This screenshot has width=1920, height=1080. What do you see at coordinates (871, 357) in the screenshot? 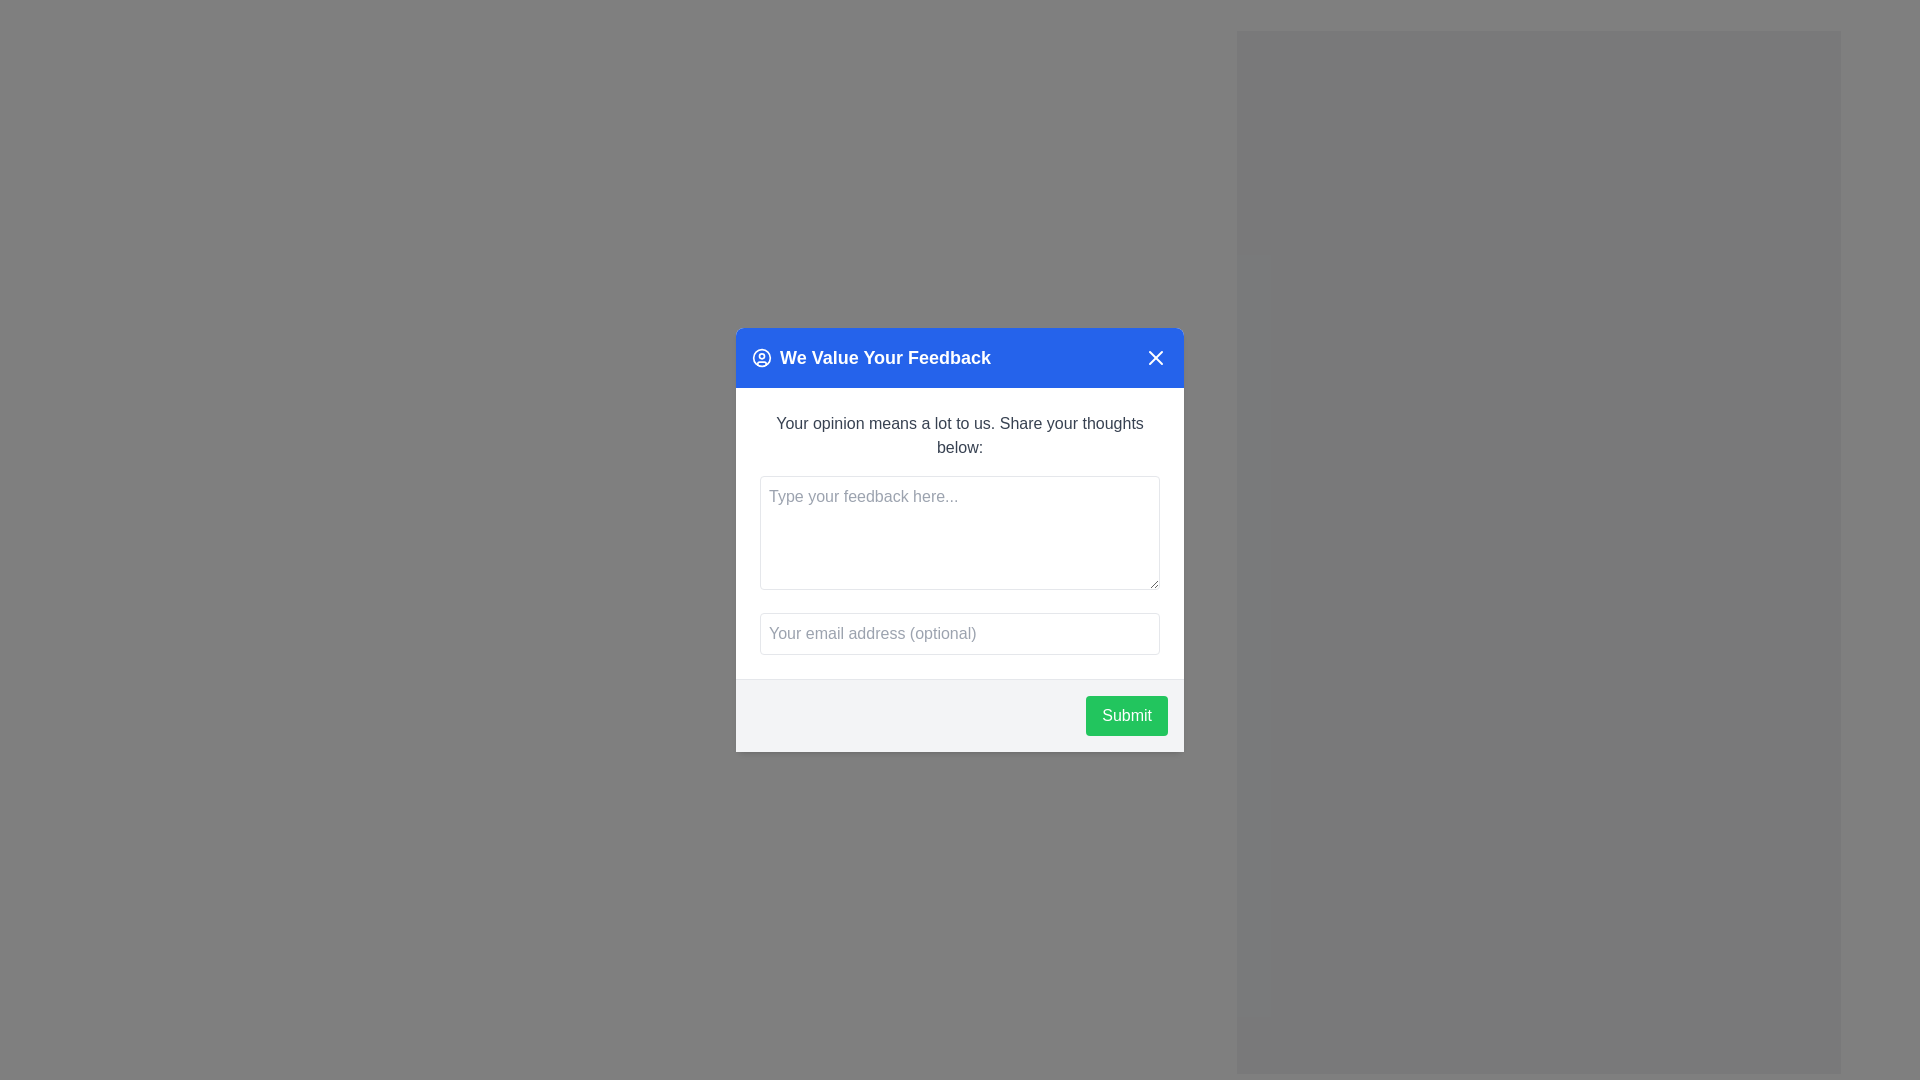
I see `the Header text with an accompanying icon in the blue header section of the feedback modal, located near the top-left corner` at bounding box center [871, 357].